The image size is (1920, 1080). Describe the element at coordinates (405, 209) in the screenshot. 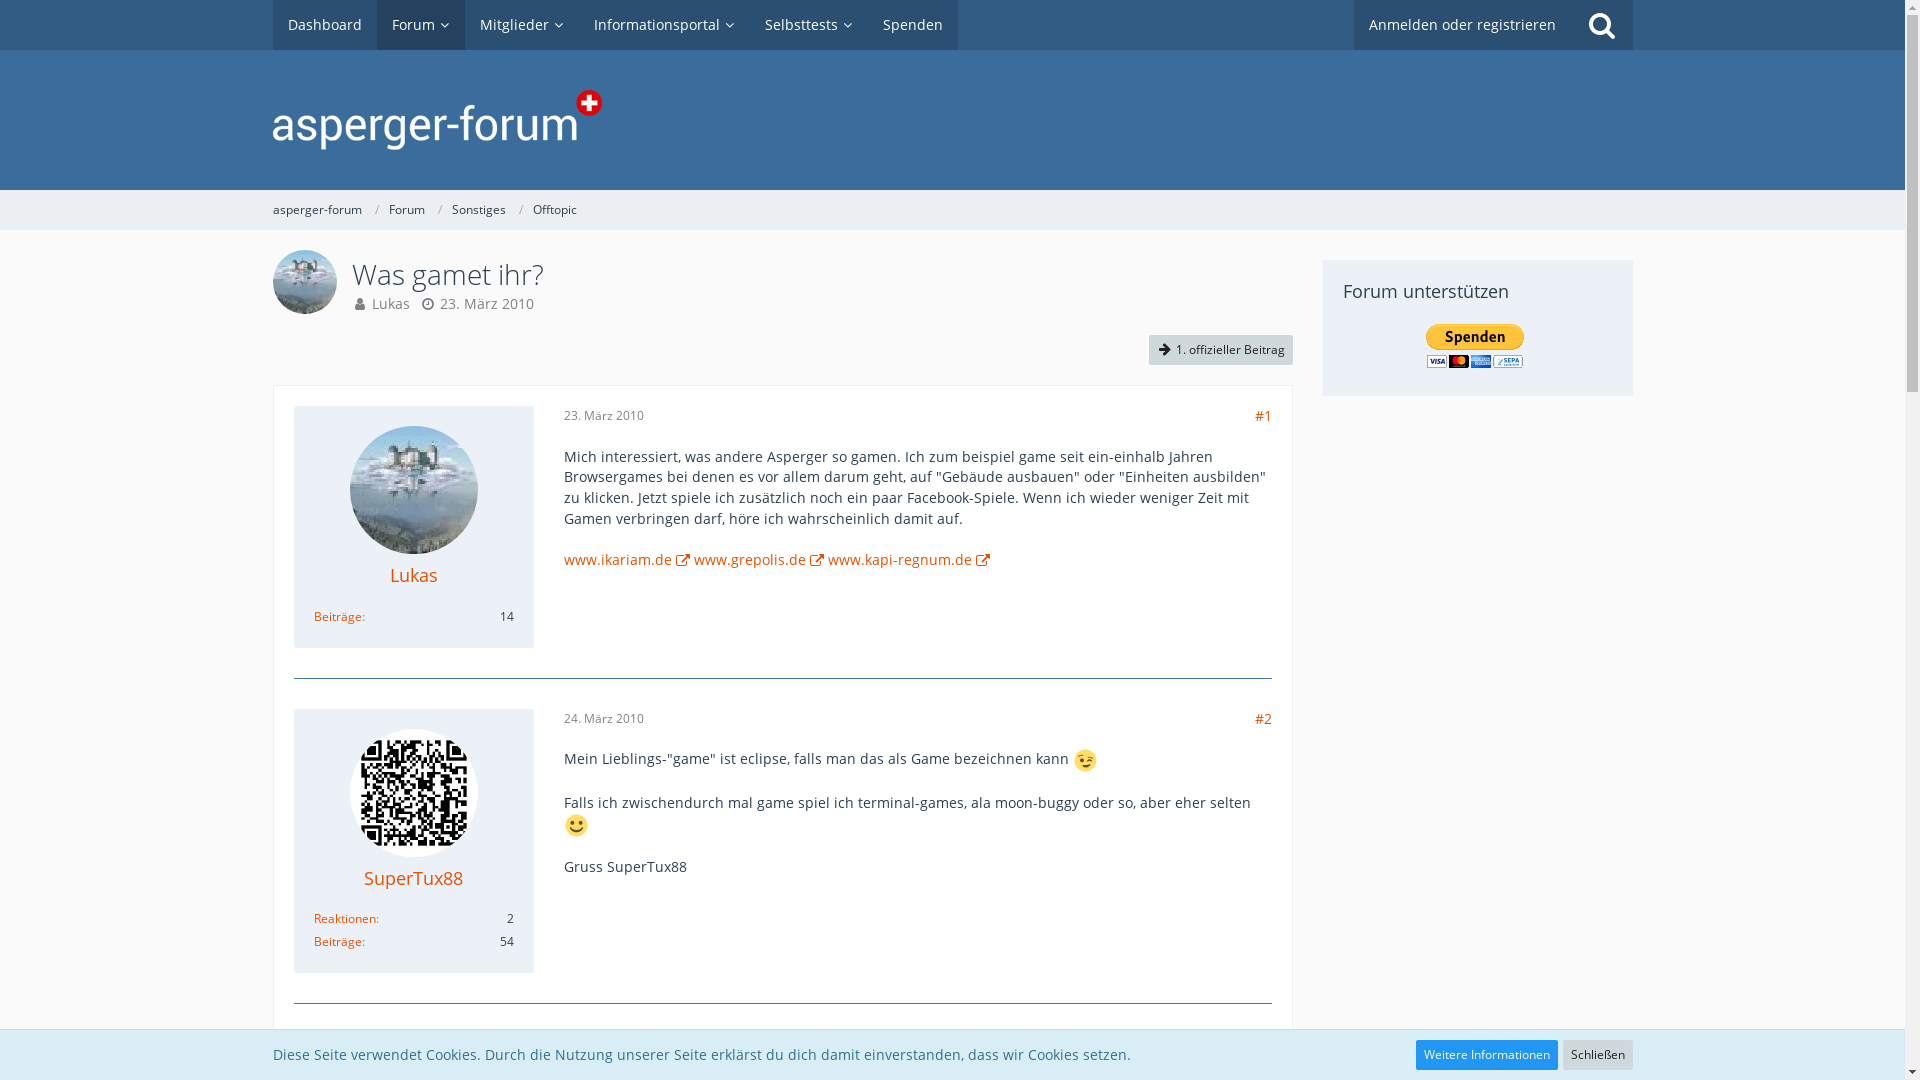

I see `'Forum'` at that location.